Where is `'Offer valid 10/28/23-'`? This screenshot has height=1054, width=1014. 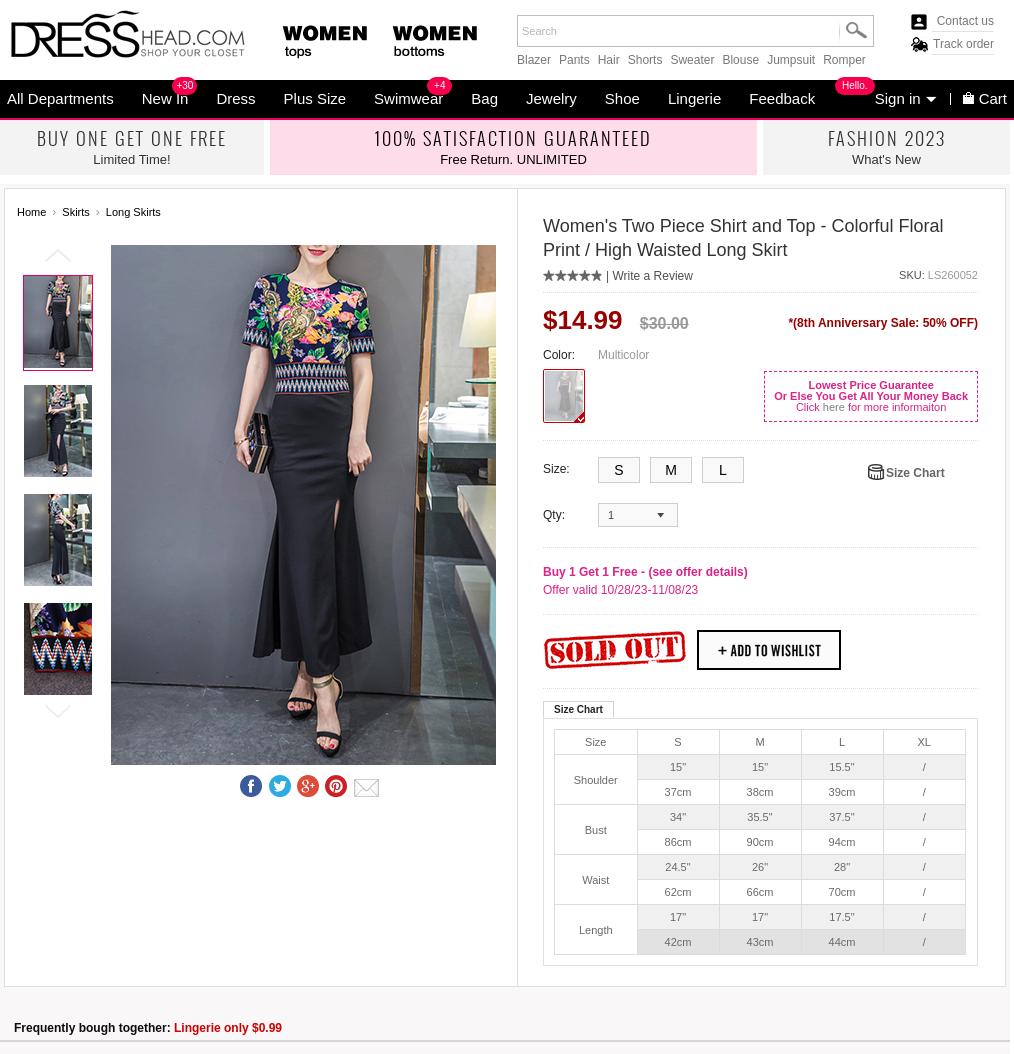 'Offer valid 10/28/23-' is located at coordinates (597, 589).